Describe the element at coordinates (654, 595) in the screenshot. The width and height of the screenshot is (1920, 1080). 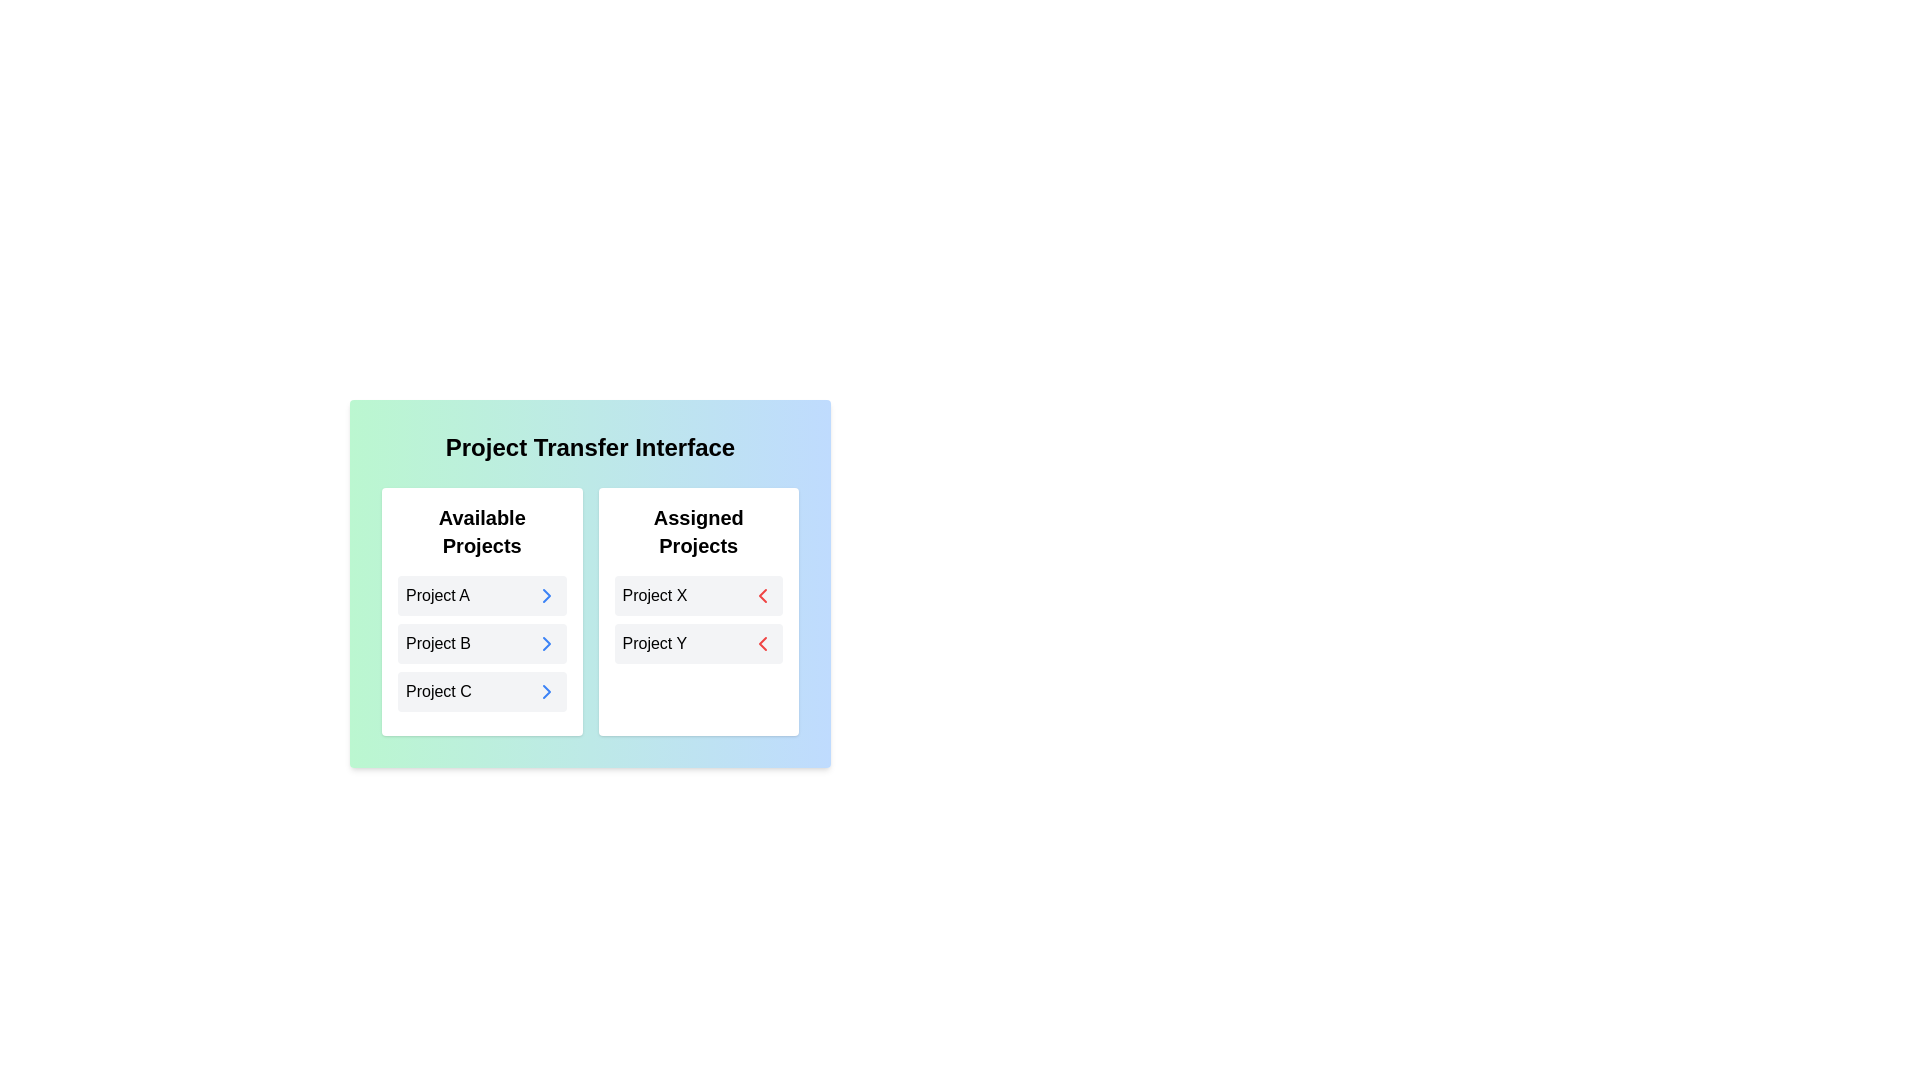
I see `the text label displaying 'Project X' in the 'Assigned Projects' column, located at the top of the list` at that location.